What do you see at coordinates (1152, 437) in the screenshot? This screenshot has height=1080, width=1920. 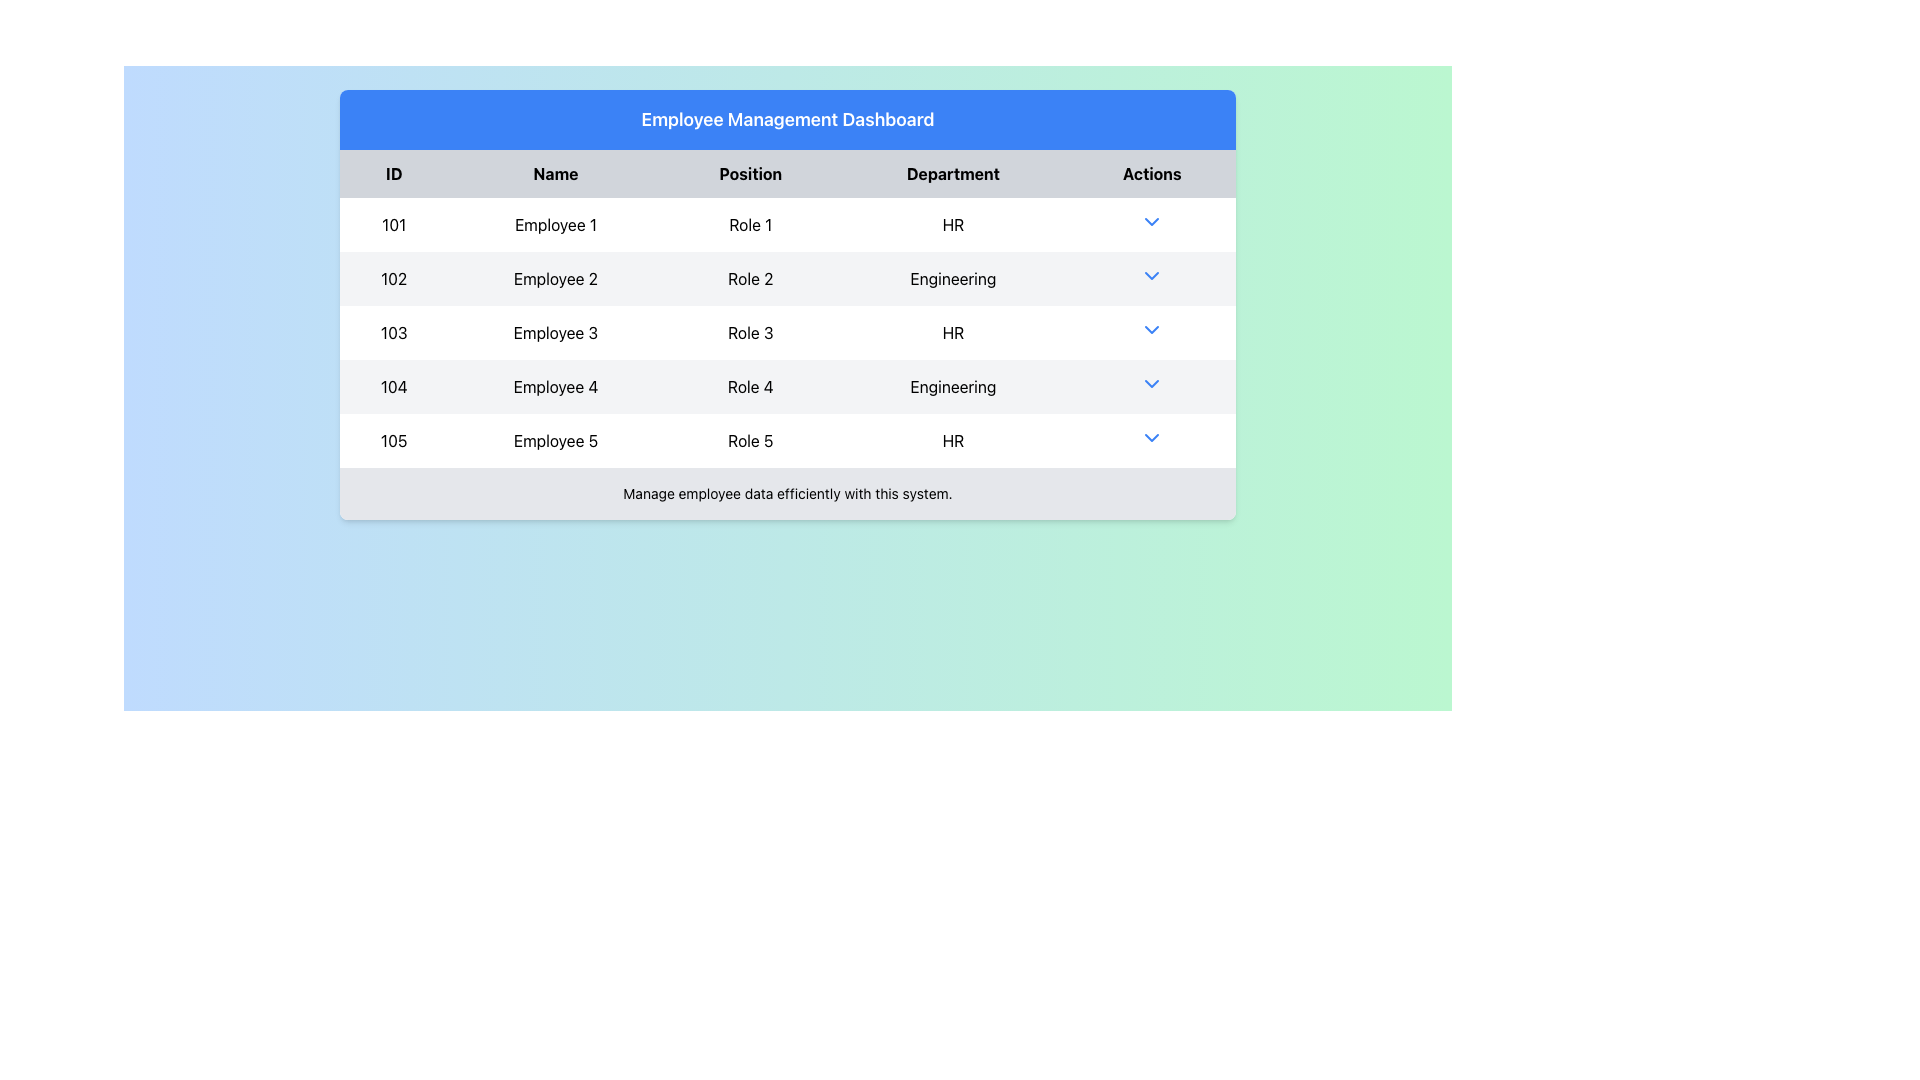 I see `the fifth chevron button in the 'Actions' column for 'Role 5' and 'HR'` at bounding box center [1152, 437].